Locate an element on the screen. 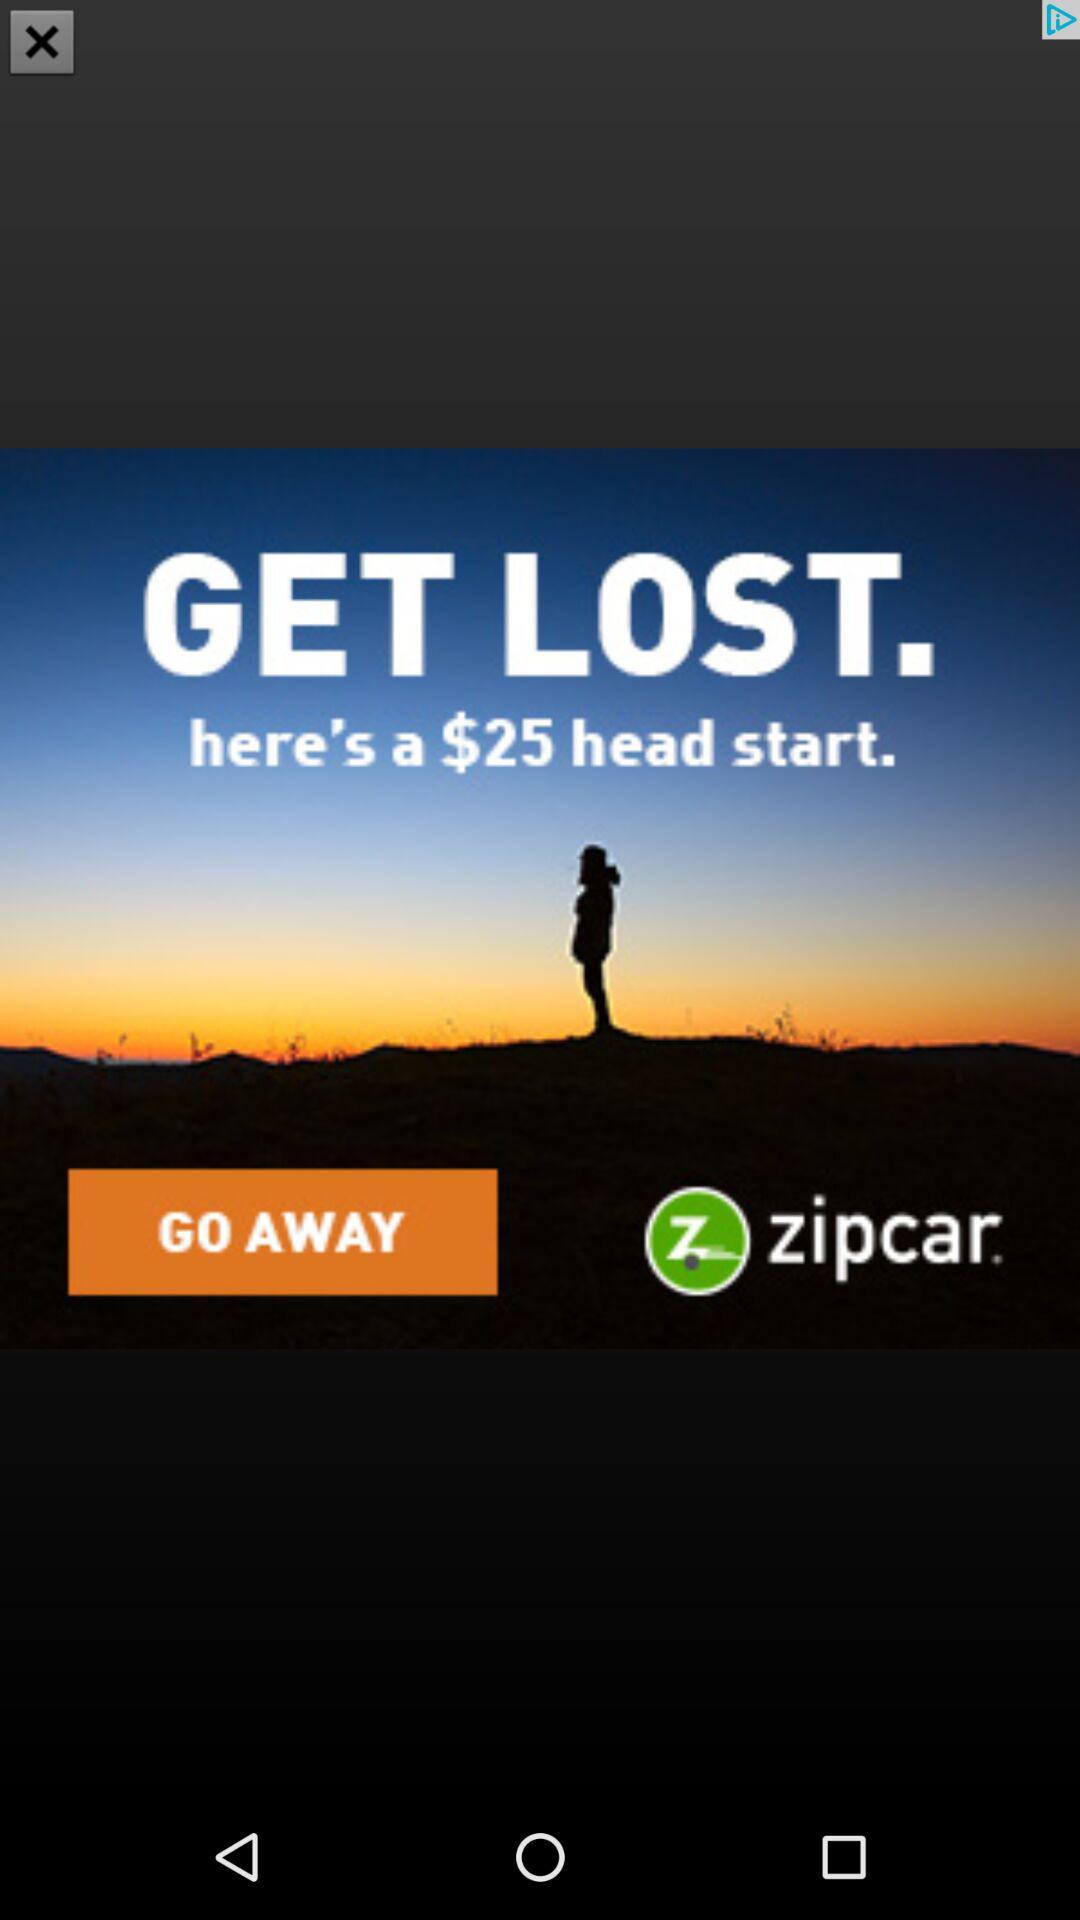 The image size is (1080, 1920). the close icon is located at coordinates (42, 44).